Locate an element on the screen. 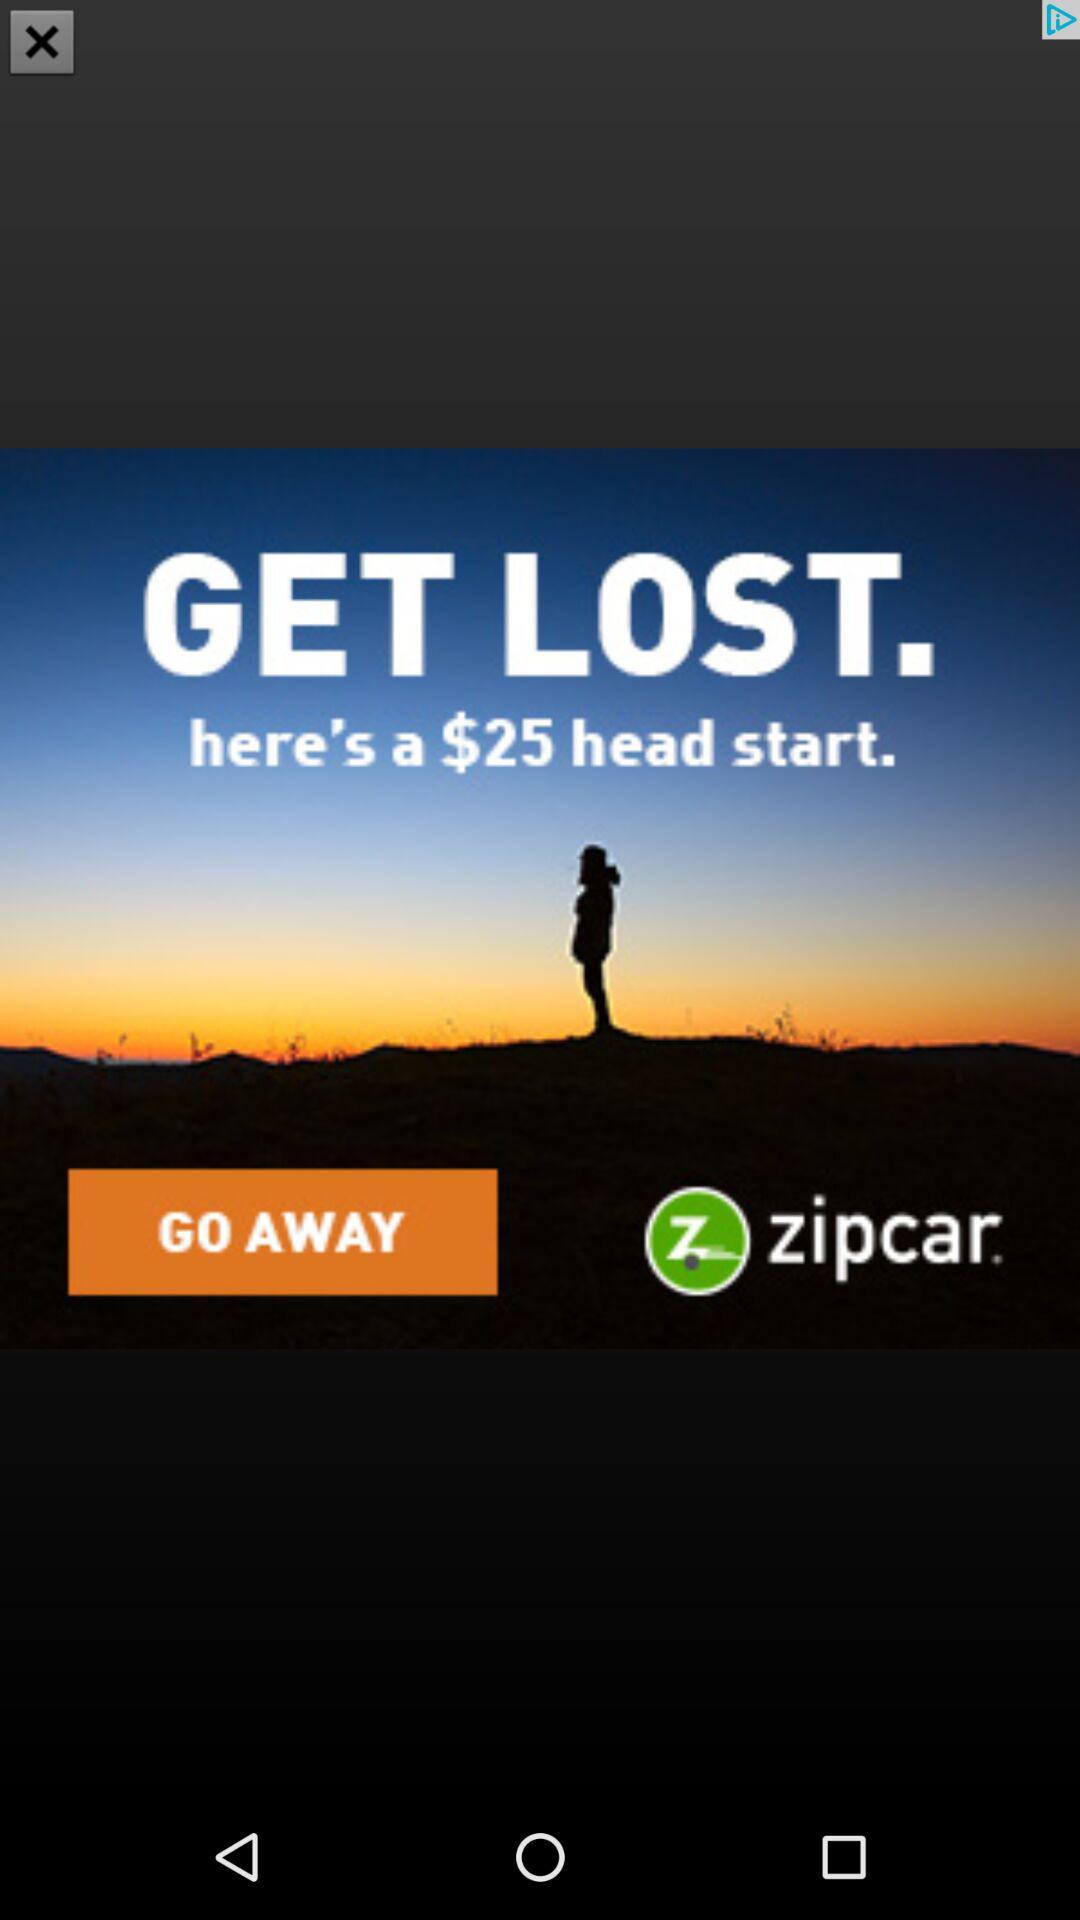 The image size is (1080, 1920). the close icon is located at coordinates (42, 44).